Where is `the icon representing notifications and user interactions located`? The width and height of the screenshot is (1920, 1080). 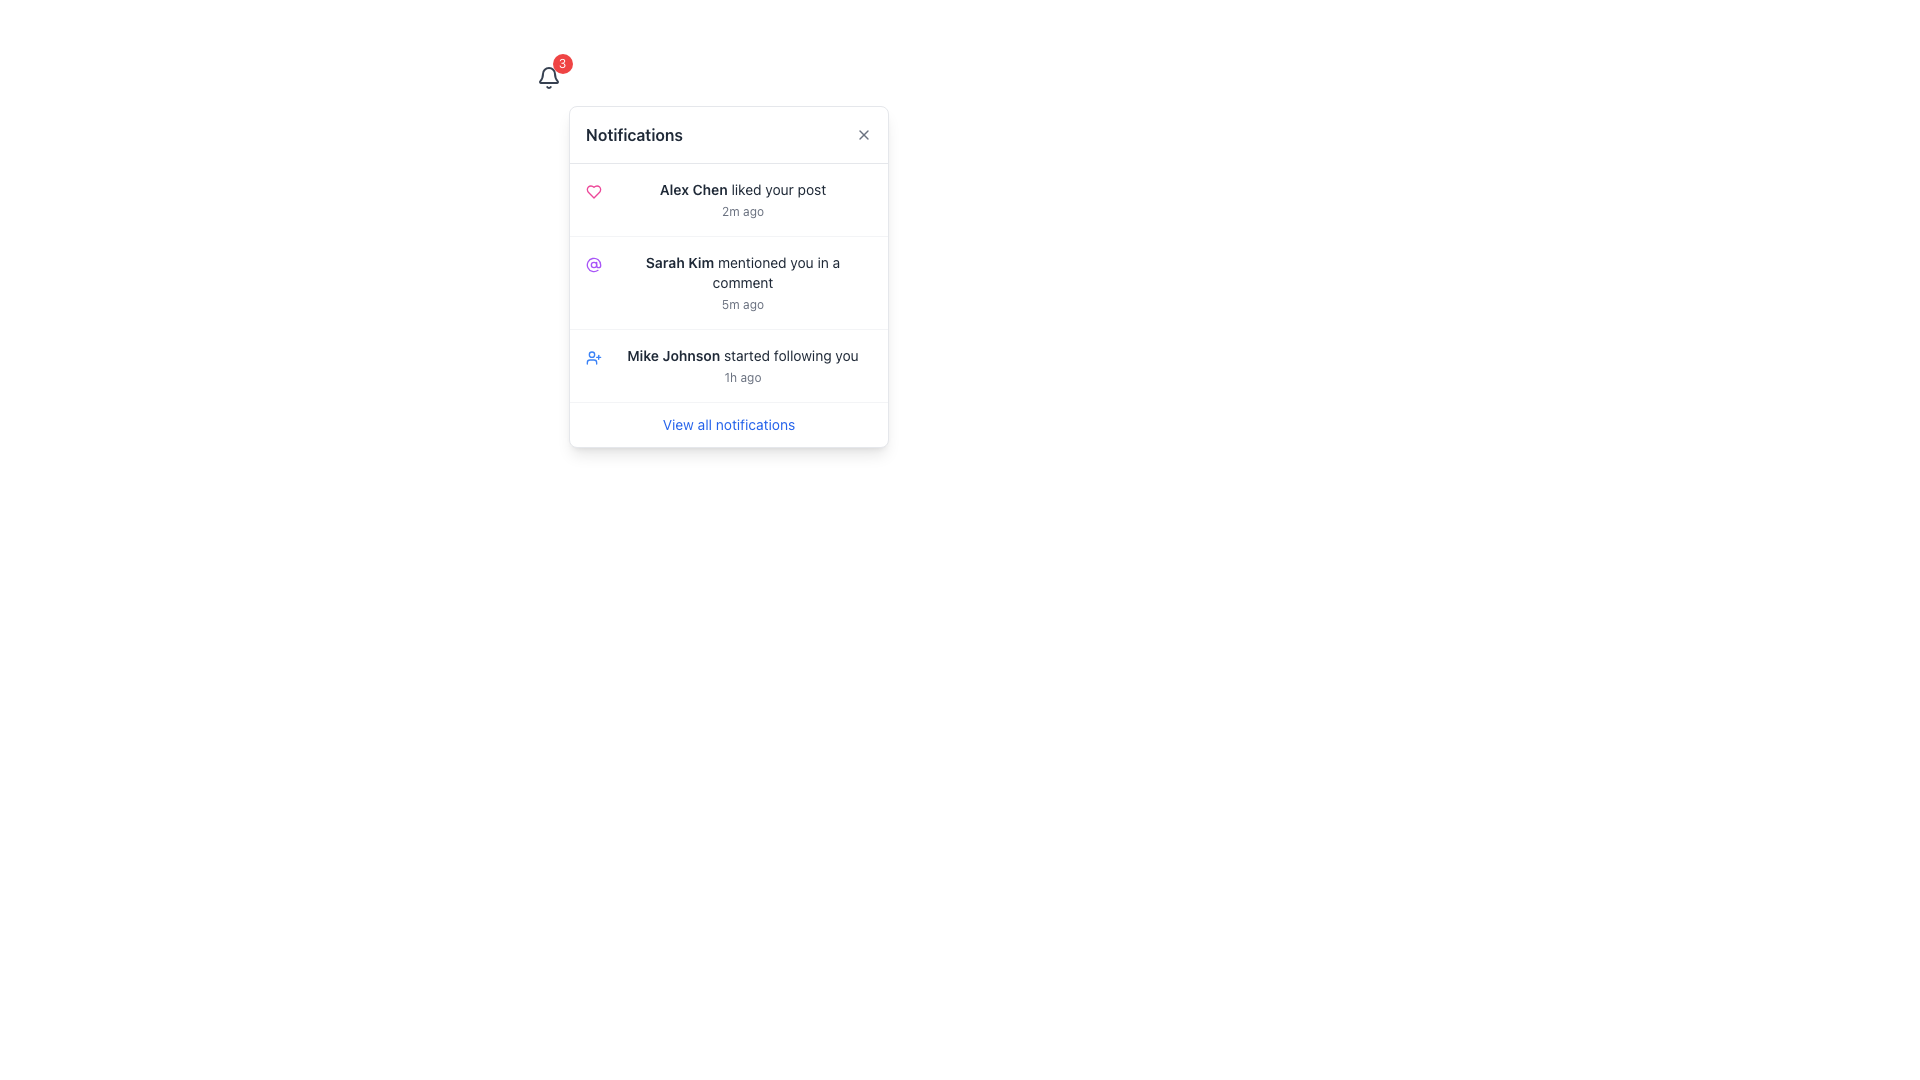 the icon representing notifications and user interactions located is located at coordinates (593, 264).